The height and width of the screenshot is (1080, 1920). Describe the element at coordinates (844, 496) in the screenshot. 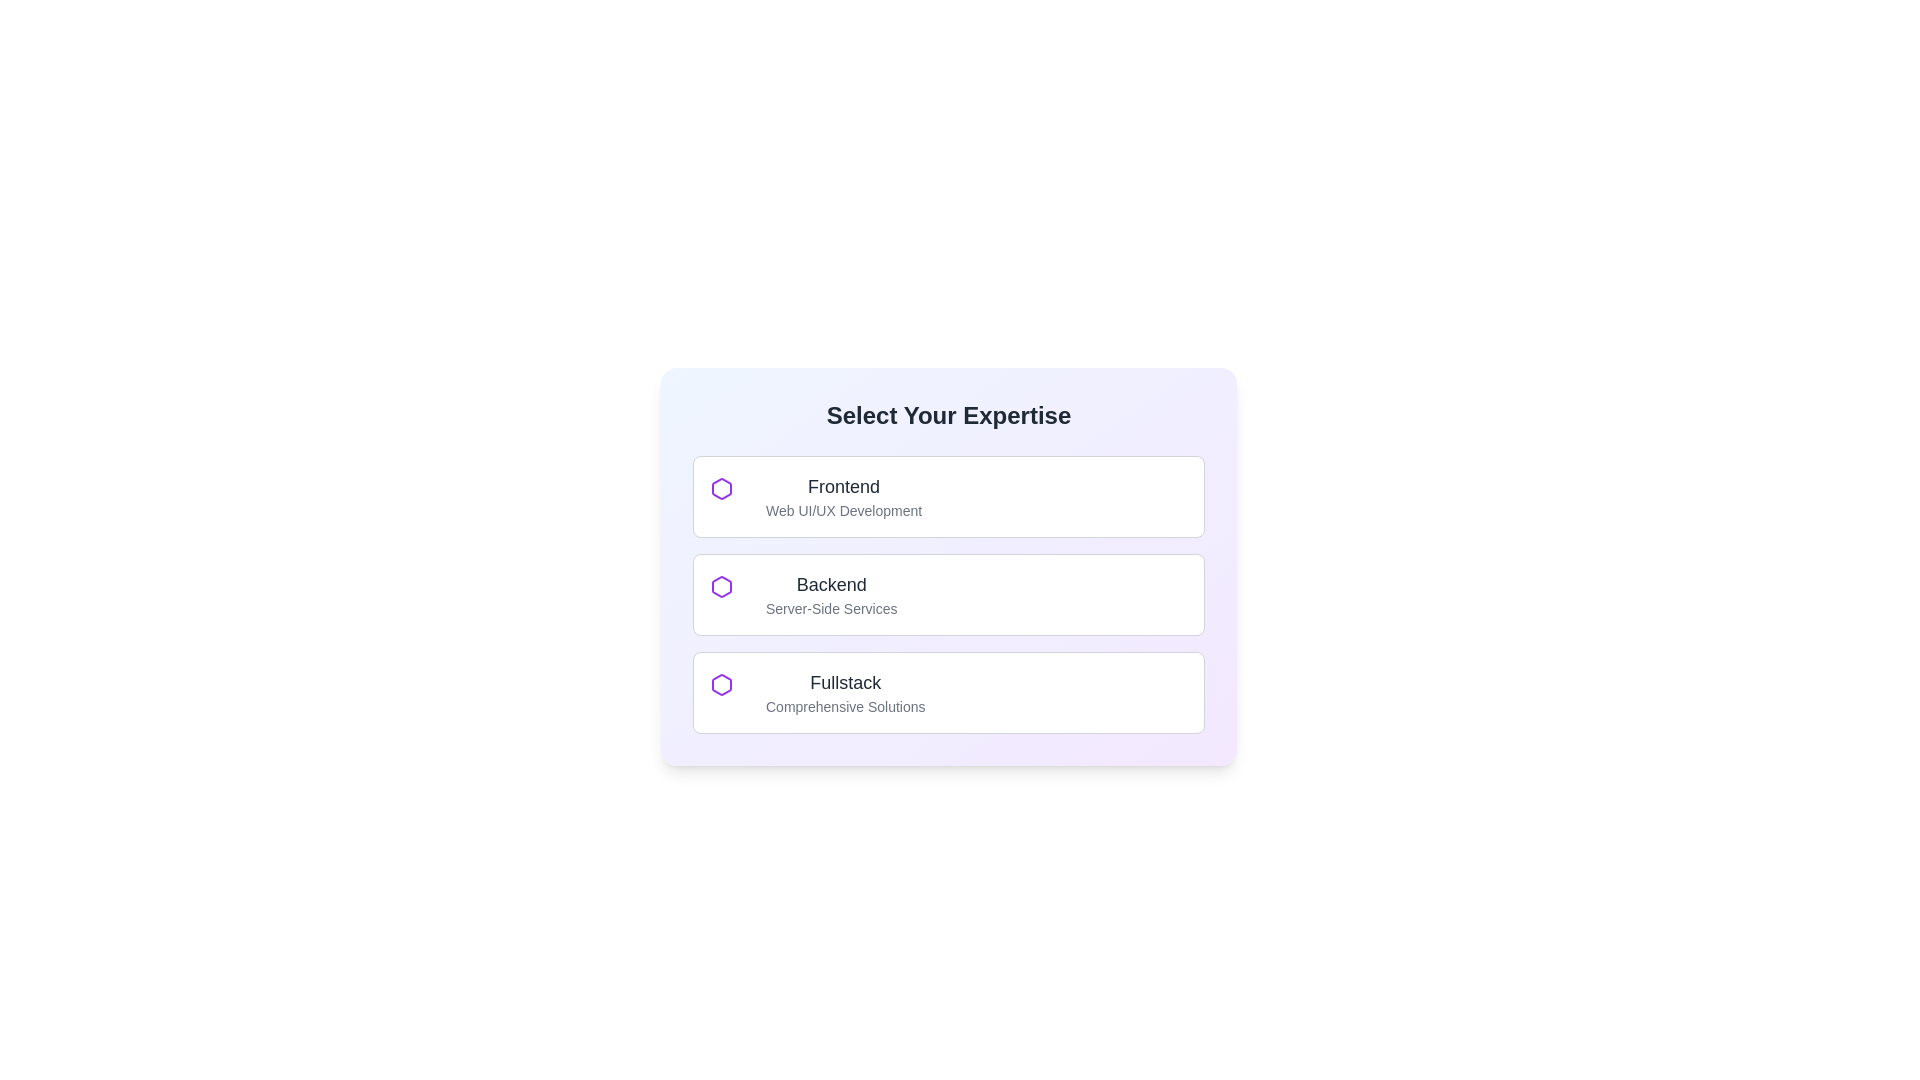

I see `the text block titled 'Frontend' with the subtitle 'Web UI/UX Development', located within the first selectable card under the 'Select Your Expertise' section` at that location.